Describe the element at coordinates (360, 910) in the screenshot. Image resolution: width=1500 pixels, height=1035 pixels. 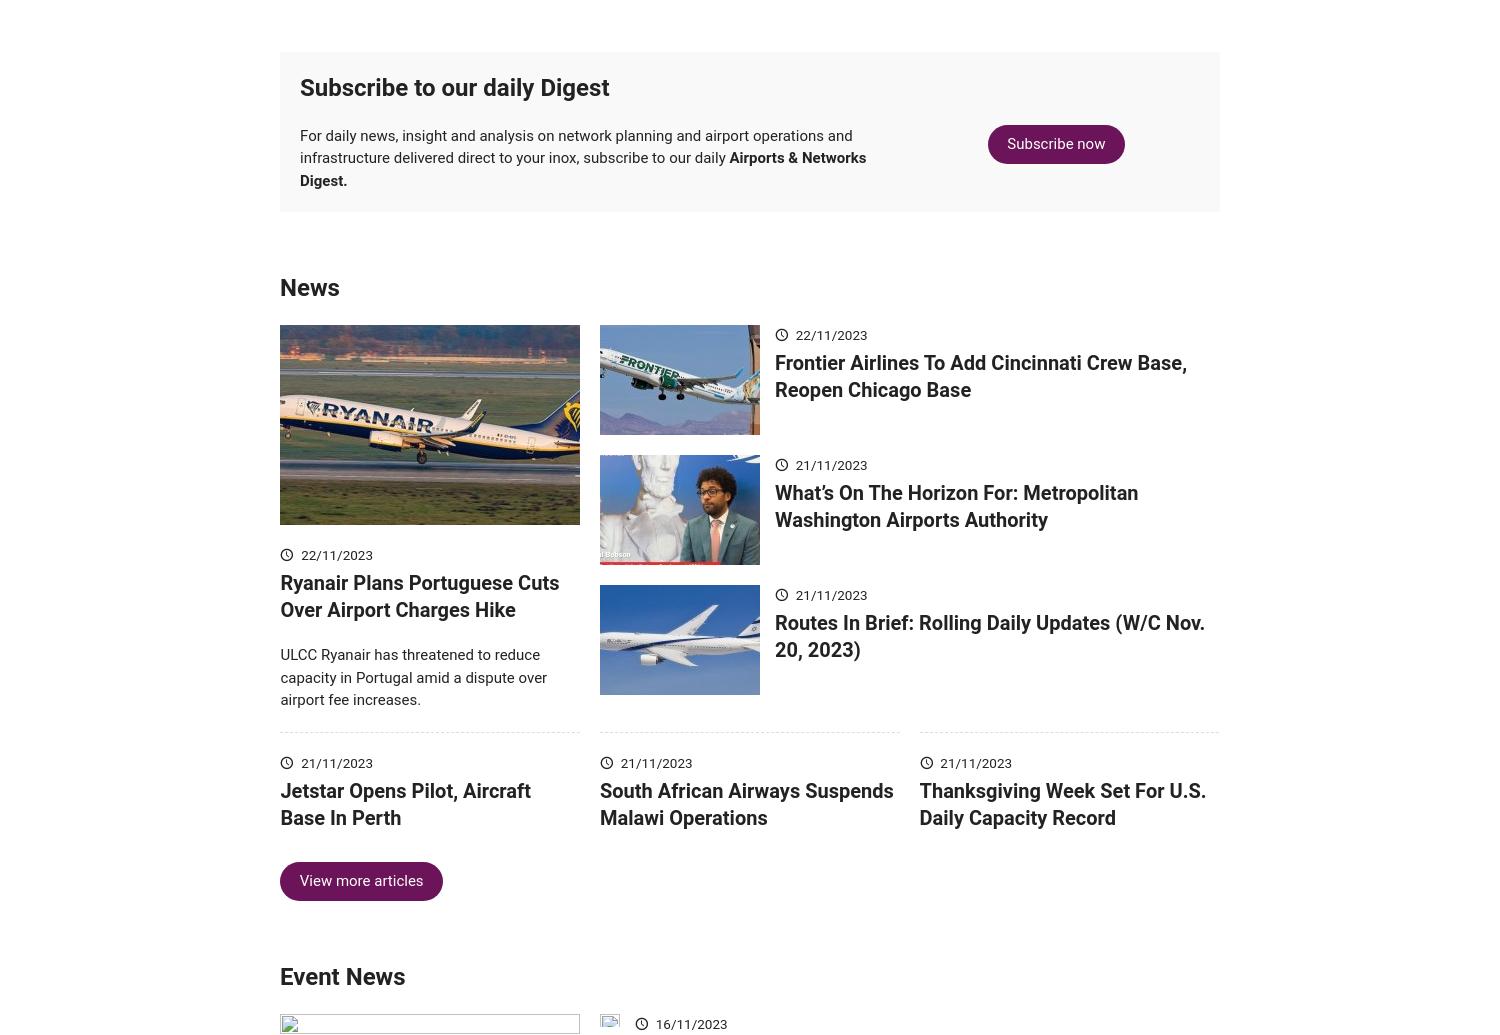
I see `'View more articles'` at that location.